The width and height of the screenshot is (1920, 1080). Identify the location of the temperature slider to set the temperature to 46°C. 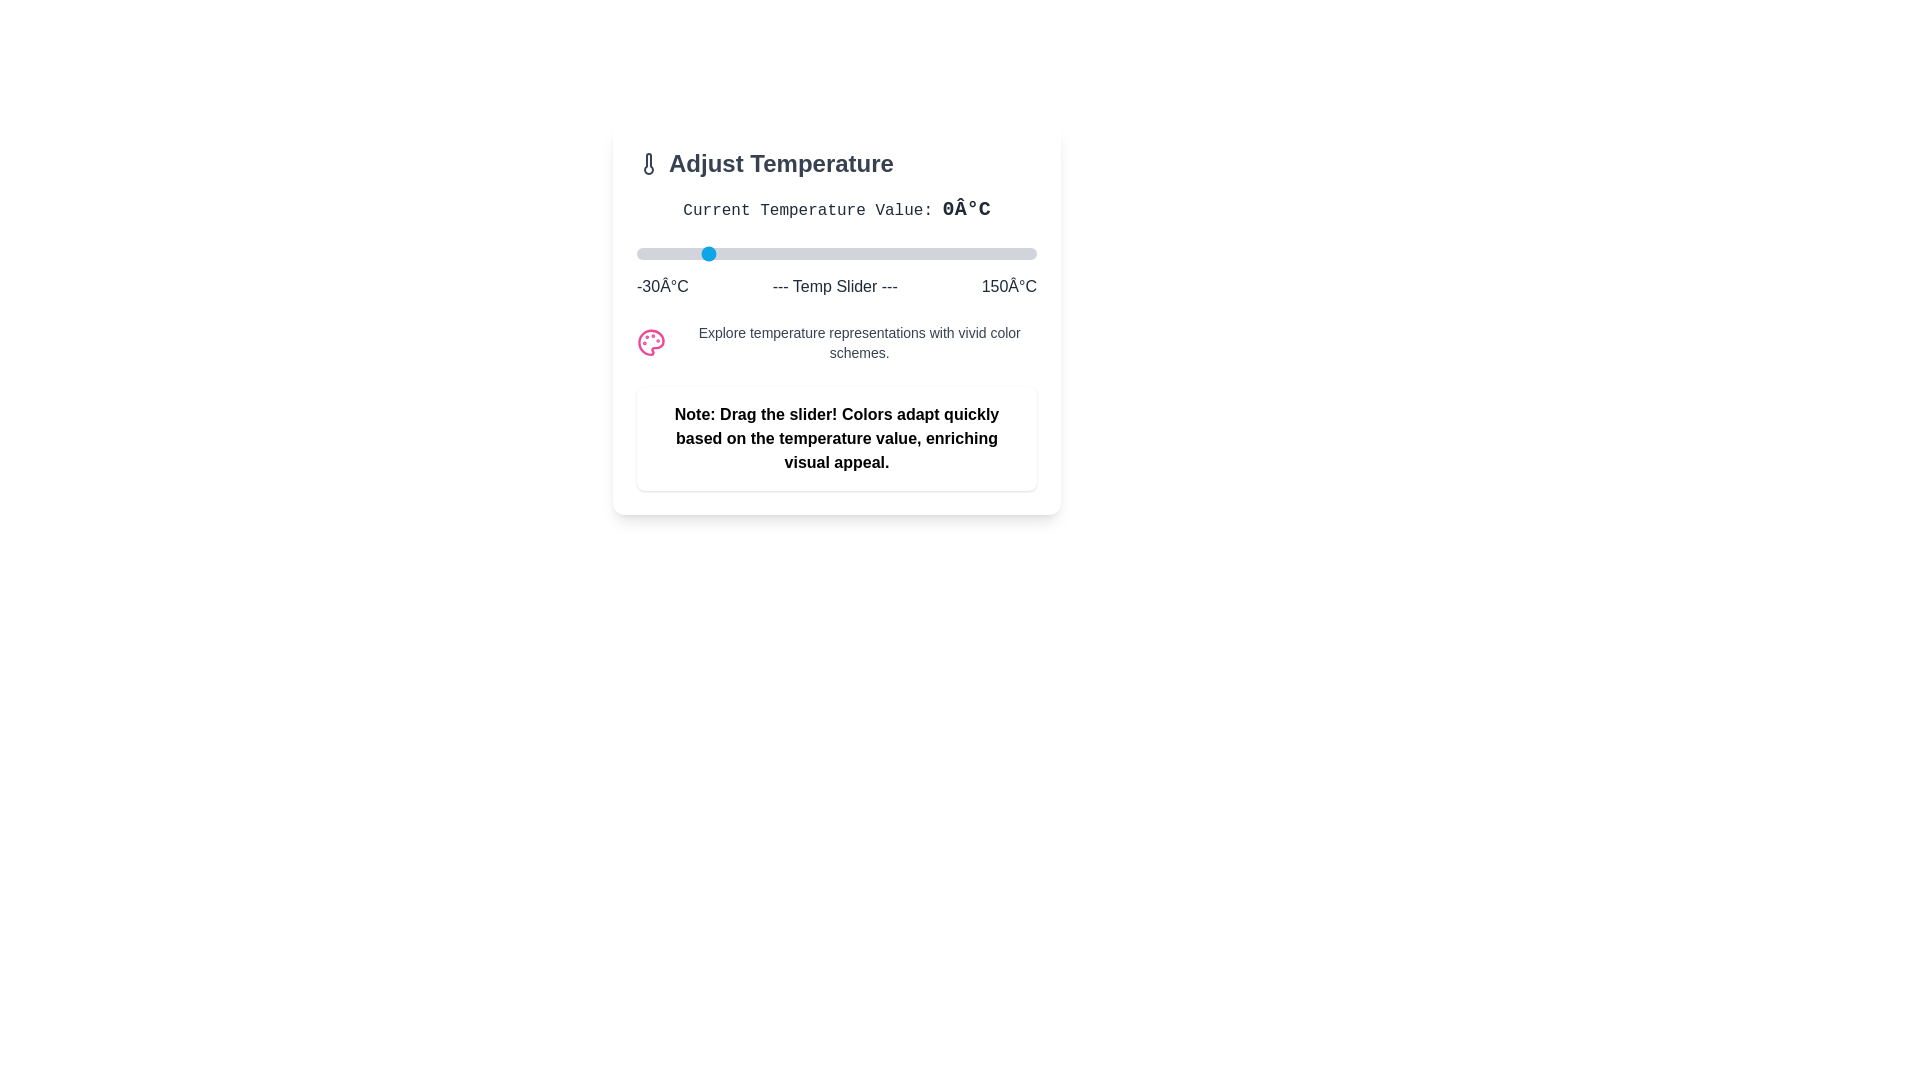
(805, 253).